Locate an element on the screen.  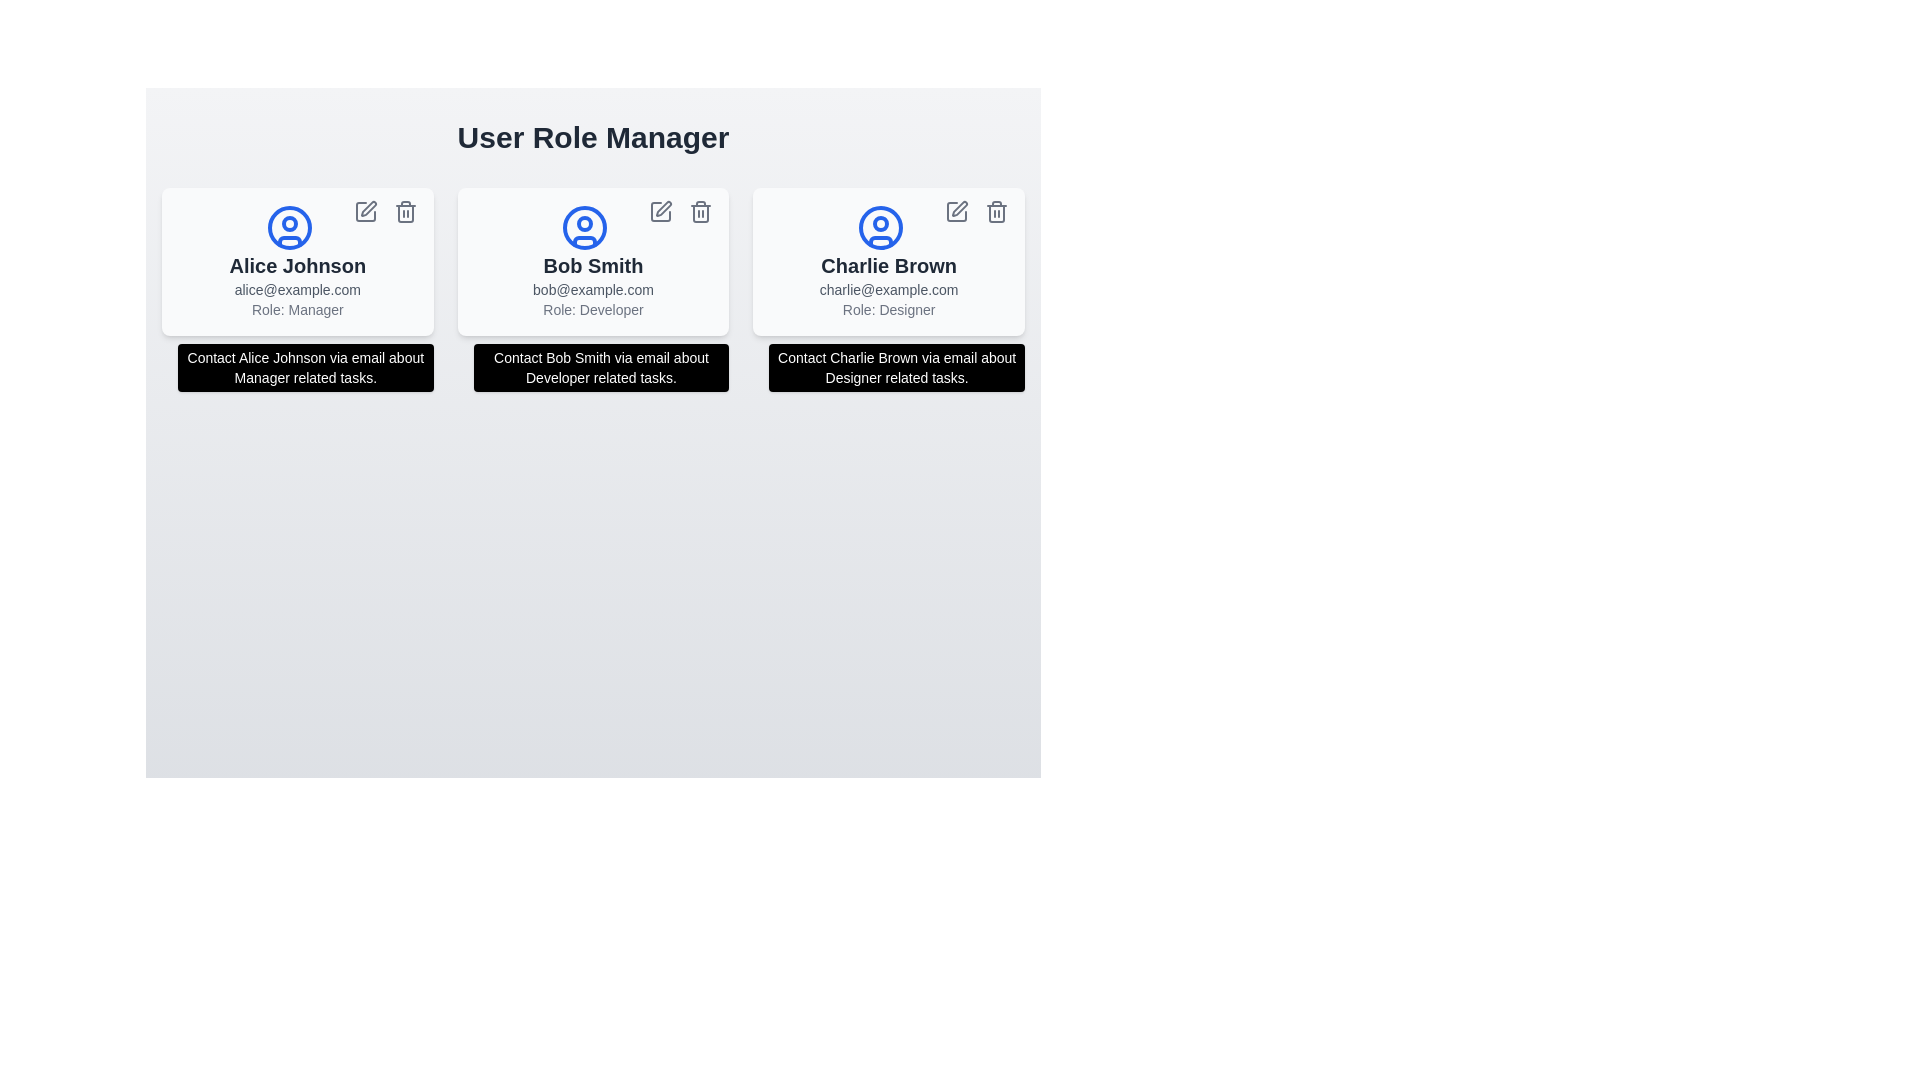
the gray pen icon located in the top-right corner of the user information card associated with 'Bob Smith' is located at coordinates (664, 208).